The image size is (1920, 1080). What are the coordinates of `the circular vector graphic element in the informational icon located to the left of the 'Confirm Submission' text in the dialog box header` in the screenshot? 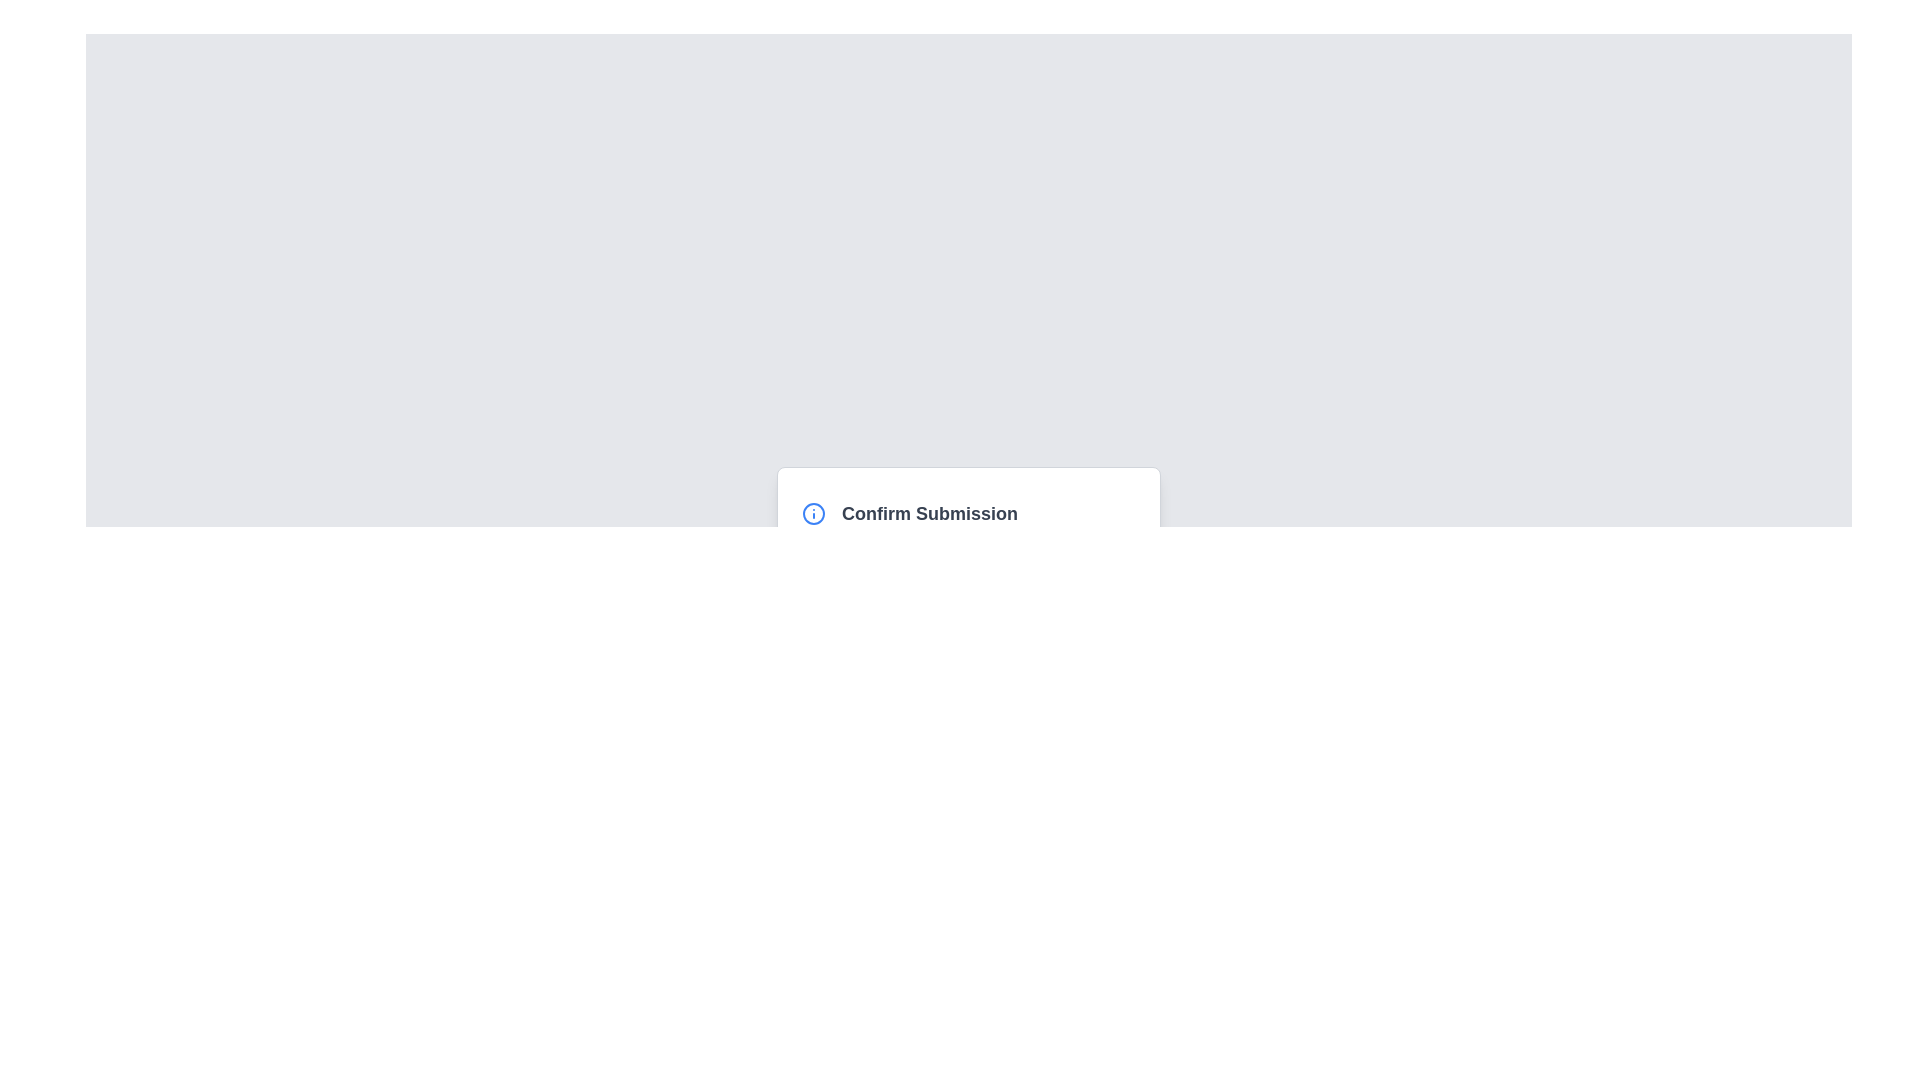 It's located at (814, 512).